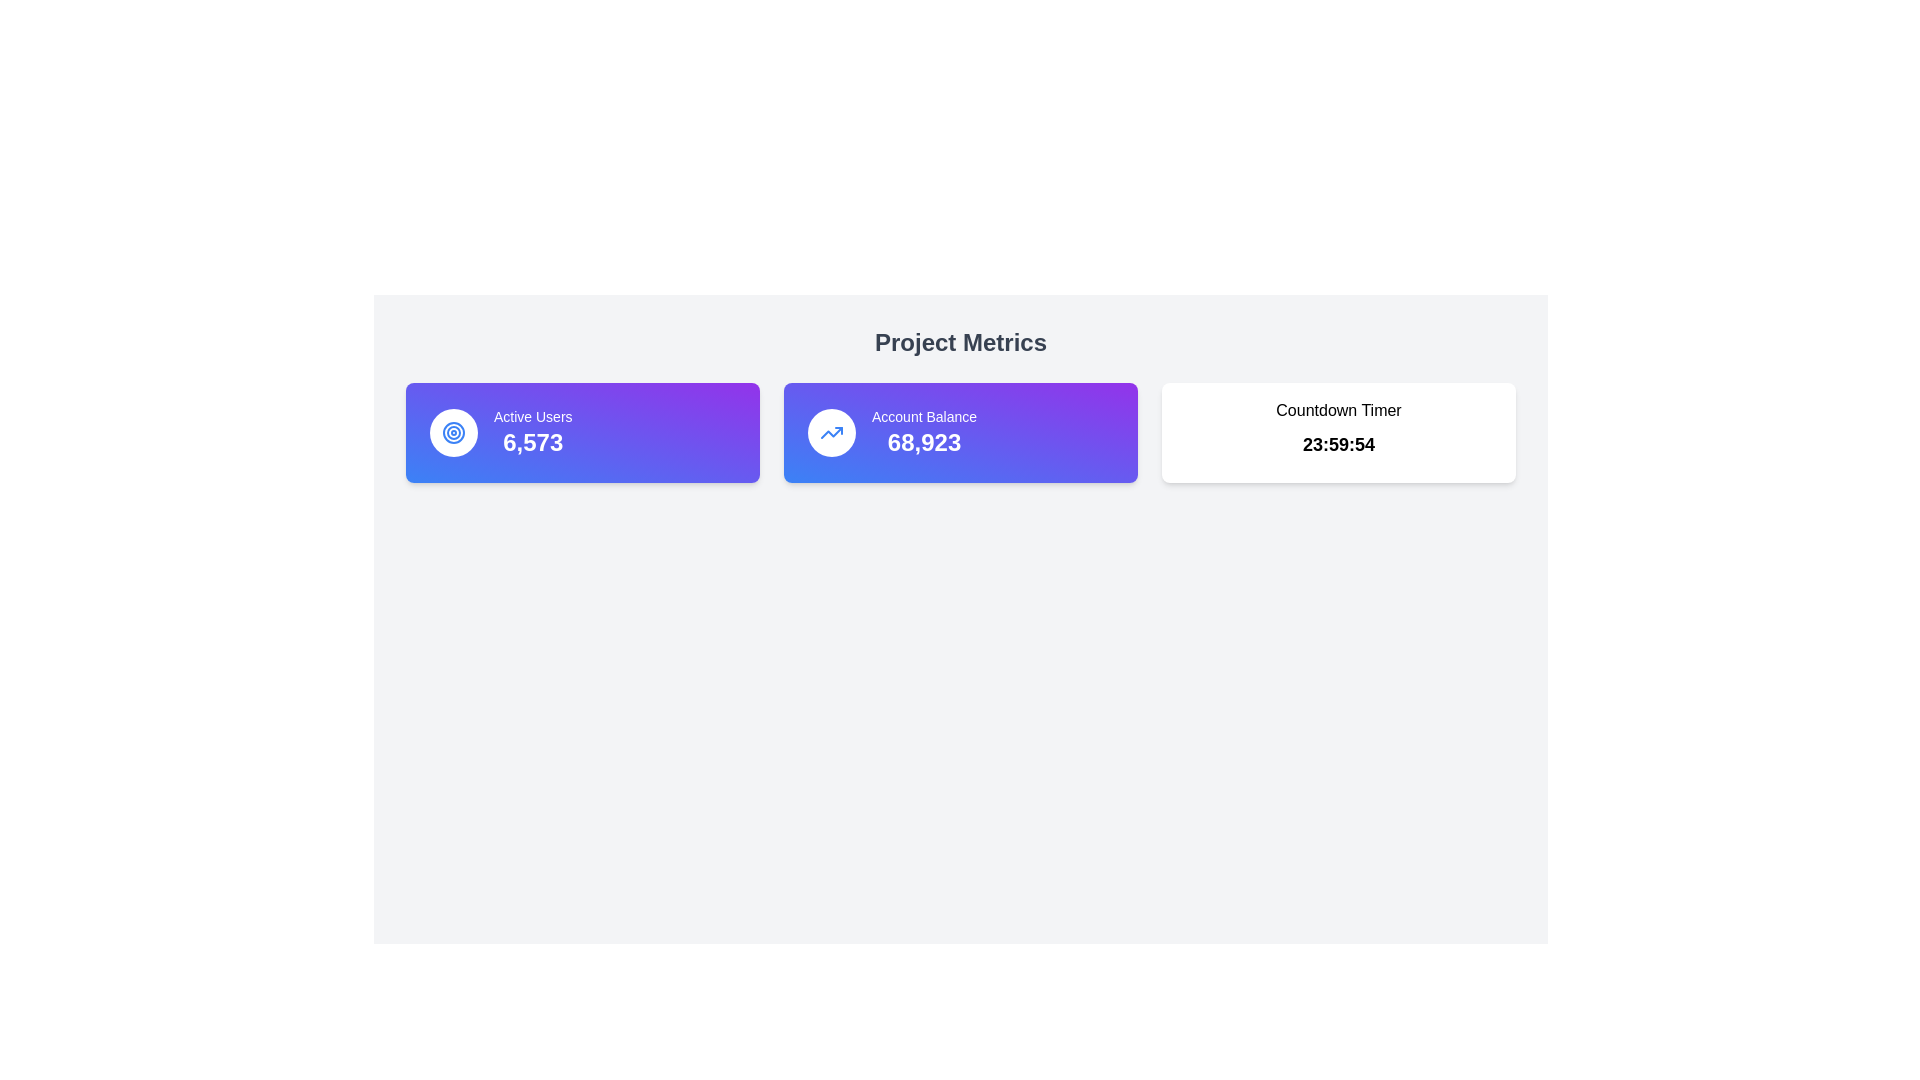 Image resolution: width=1920 pixels, height=1080 pixels. Describe the element at coordinates (923, 415) in the screenshot. I see `the text label indicating the account balance metric located in the second card of a horizontal row of three cards, positioned above the numeric value '68,923'` at that location.